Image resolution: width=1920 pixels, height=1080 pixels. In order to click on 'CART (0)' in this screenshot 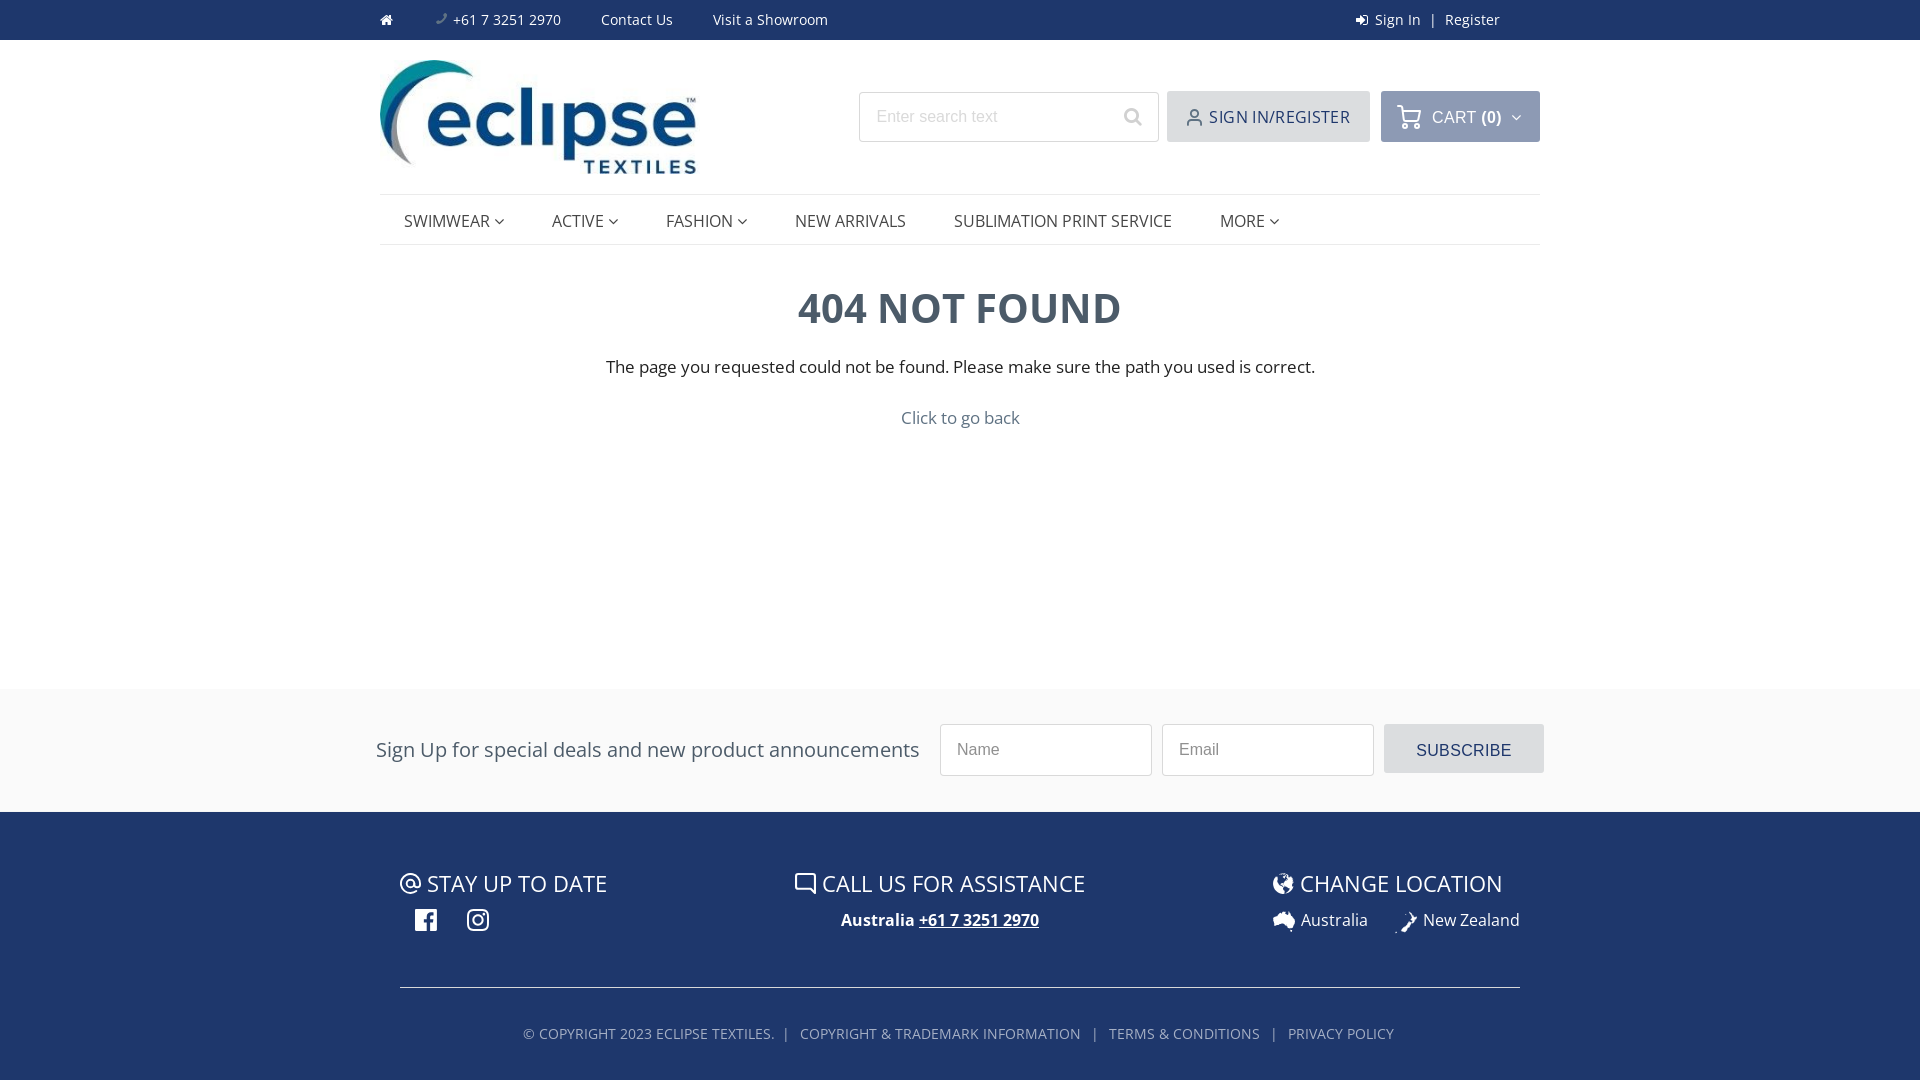, I will do `click(1460, 116)`.